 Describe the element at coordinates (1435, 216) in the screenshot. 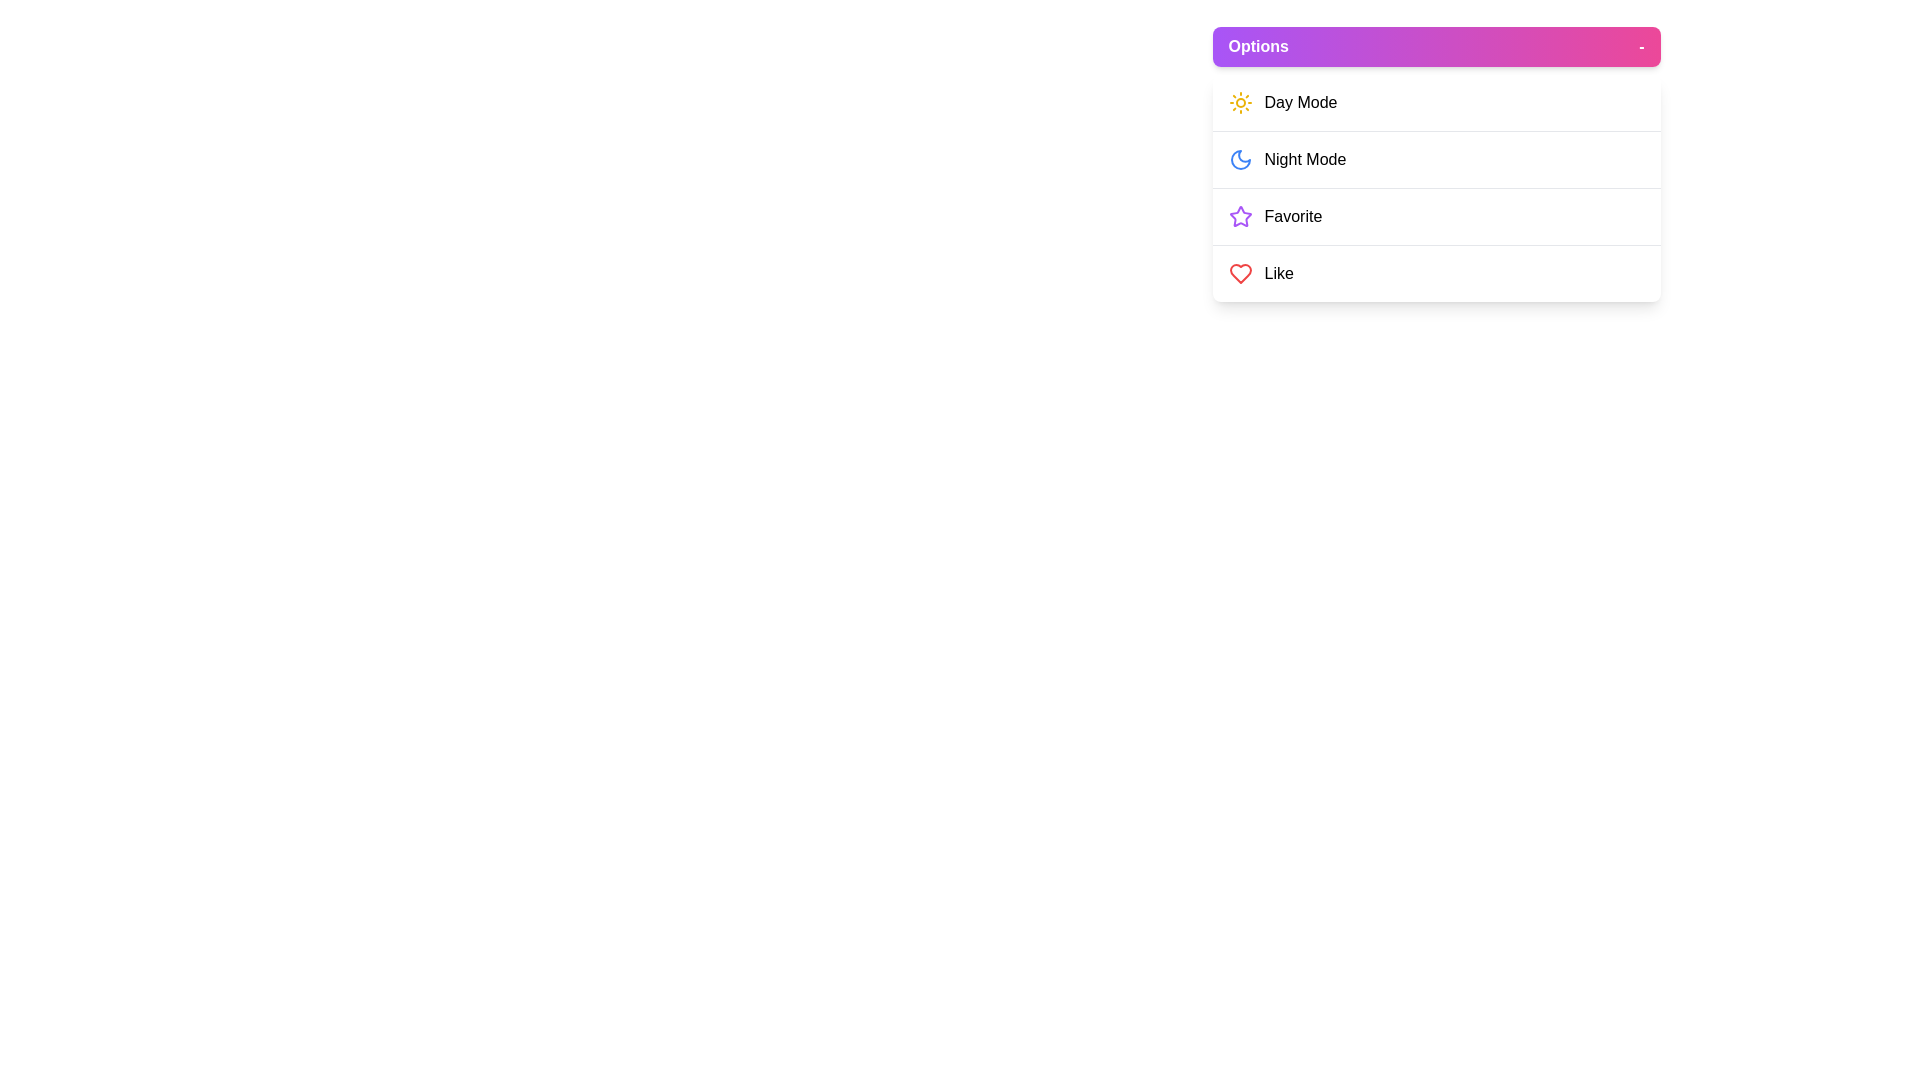

I see `the menu option Favorite from the ApplicationMenu` at that location.